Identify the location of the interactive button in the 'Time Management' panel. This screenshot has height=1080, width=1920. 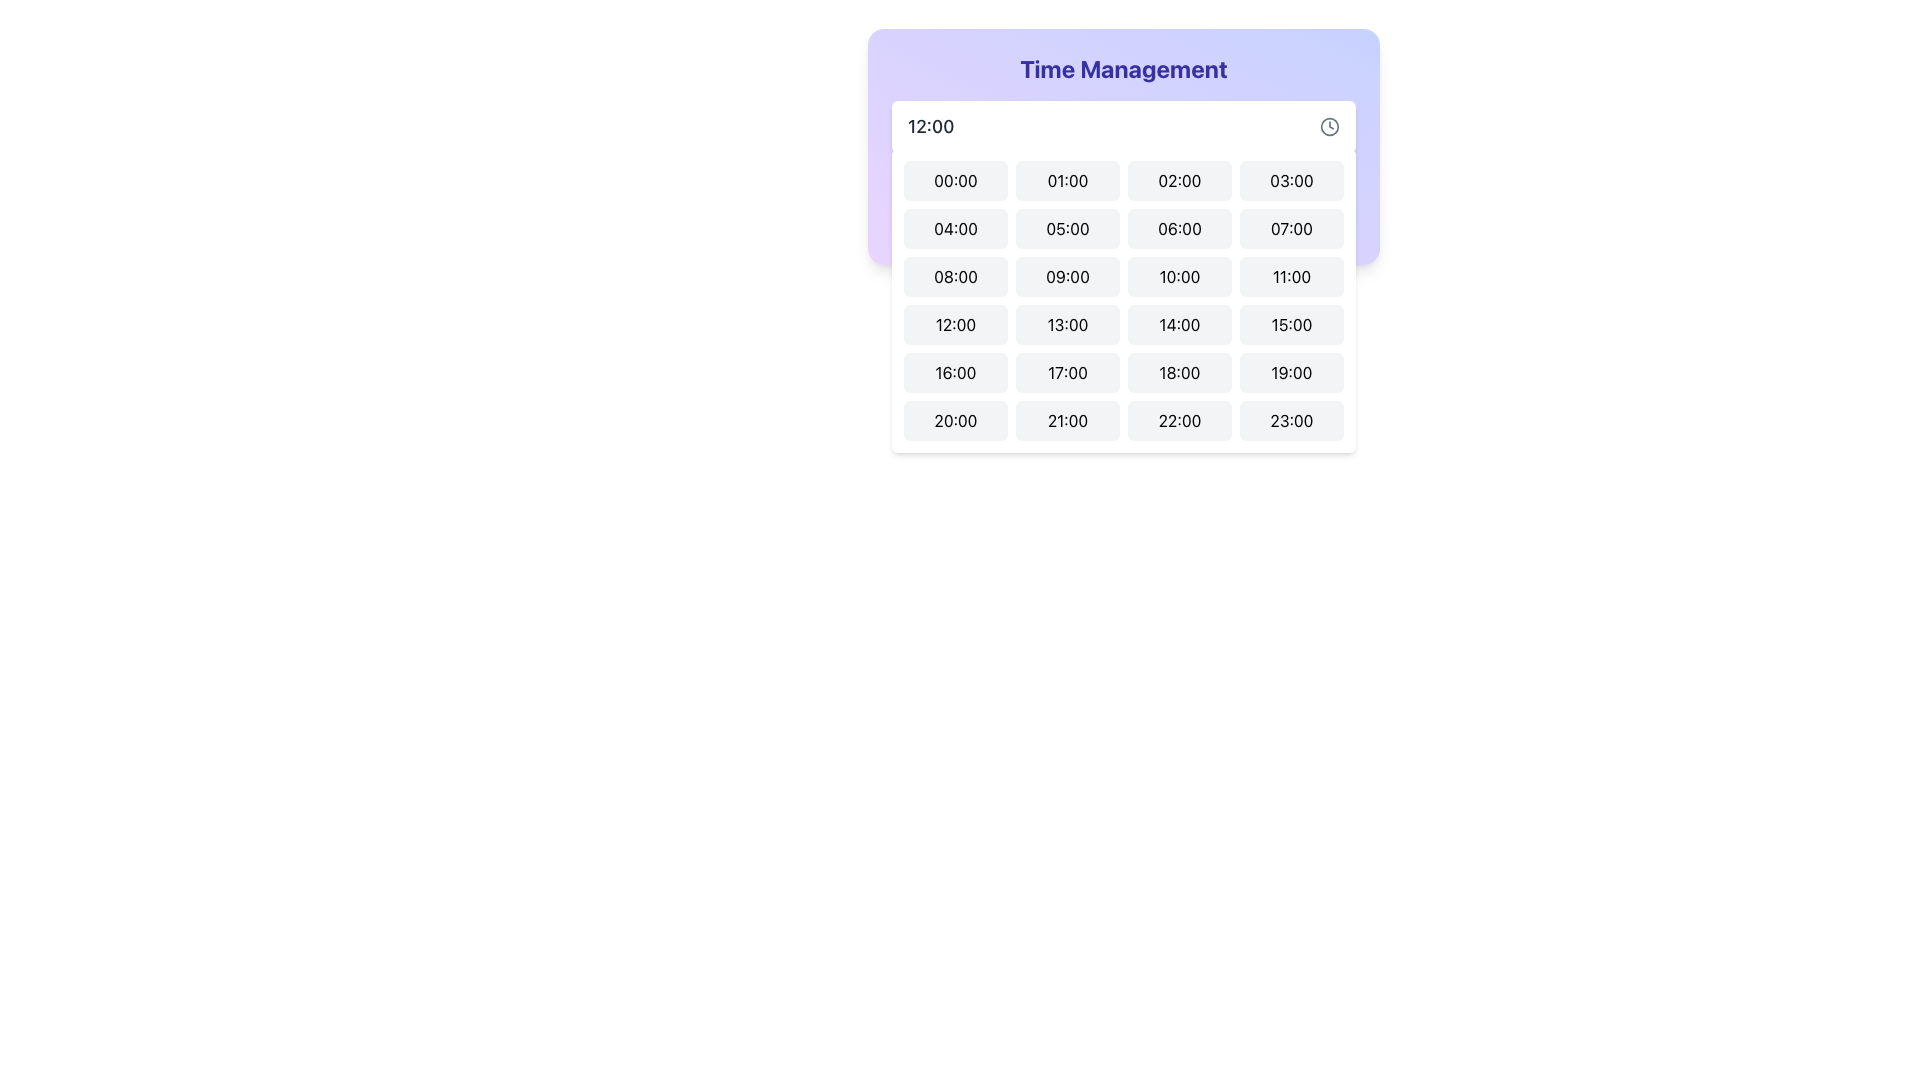
(954, 323).